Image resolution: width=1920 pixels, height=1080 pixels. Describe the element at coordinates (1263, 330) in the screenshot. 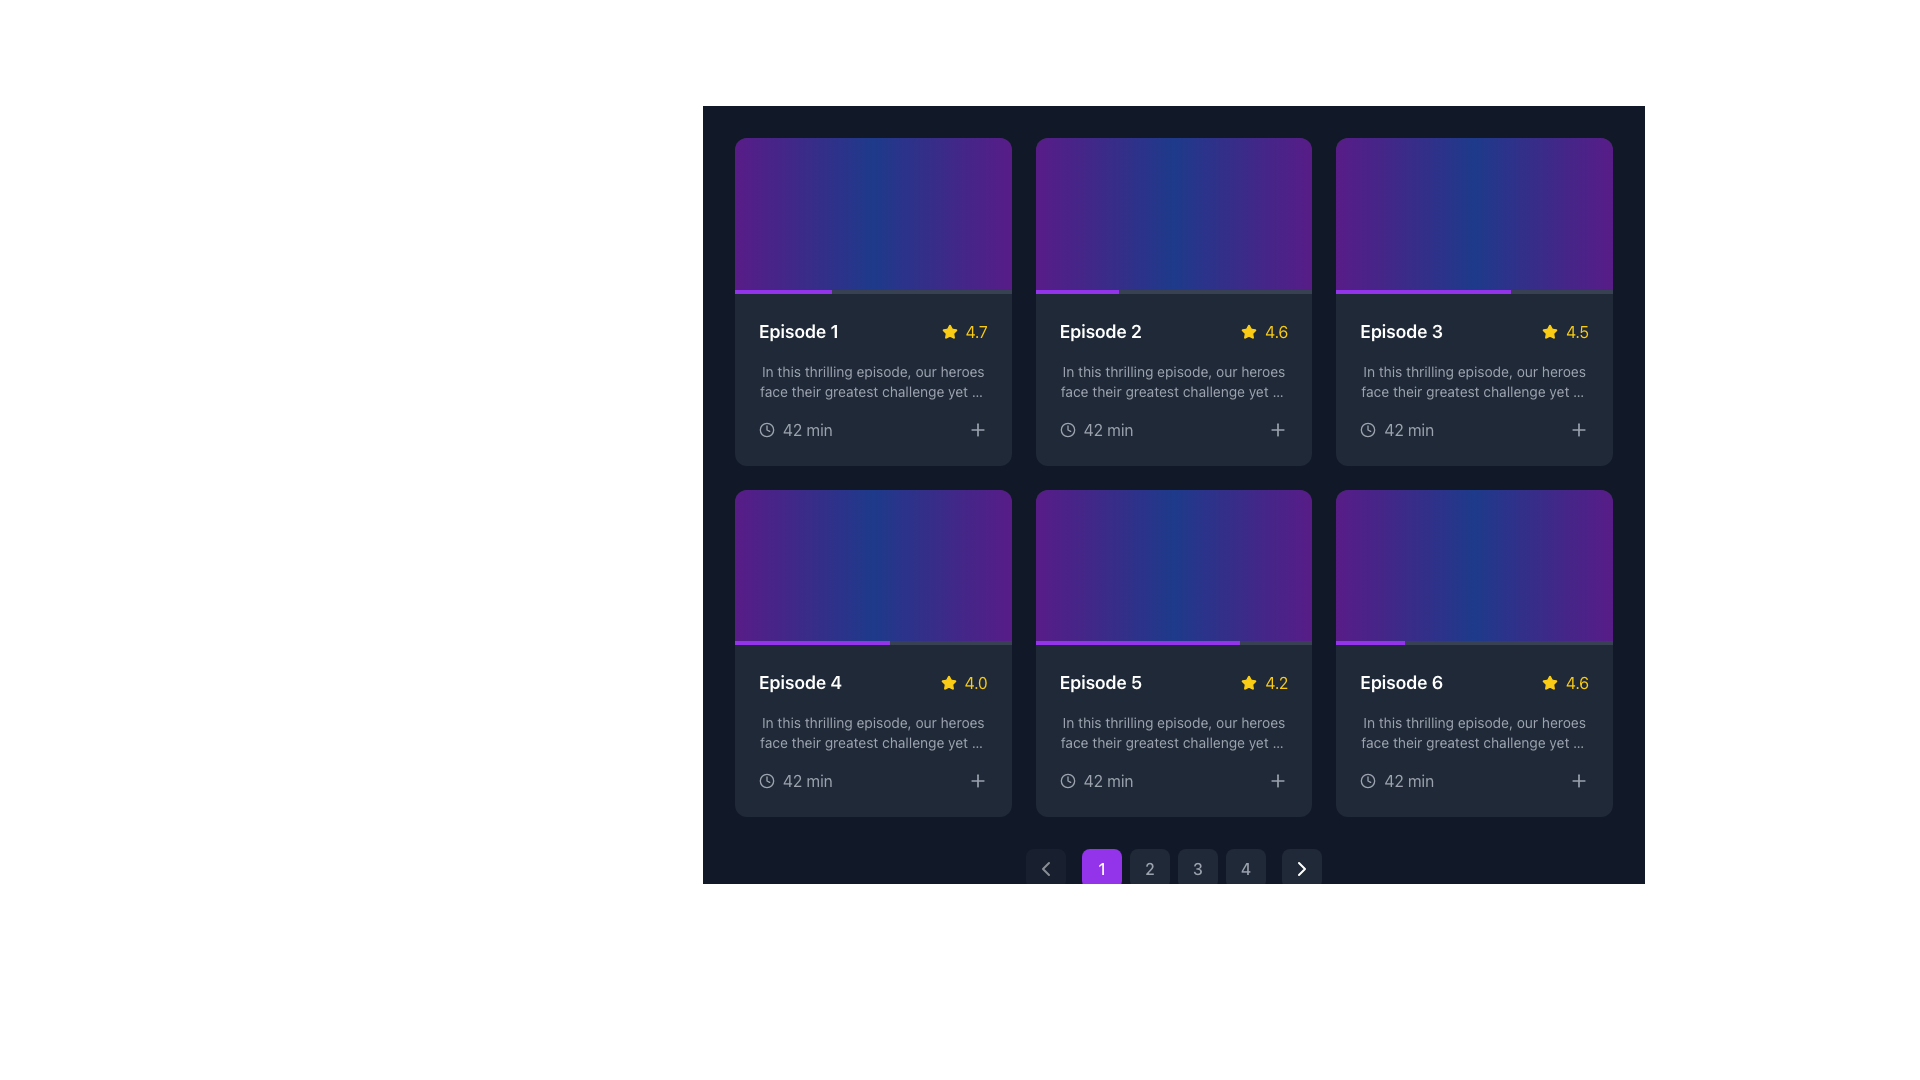

I see `the Rating indicator for 'Episode 2', which features a yellow star icon and the text '4.6' on a dark background` at that location.